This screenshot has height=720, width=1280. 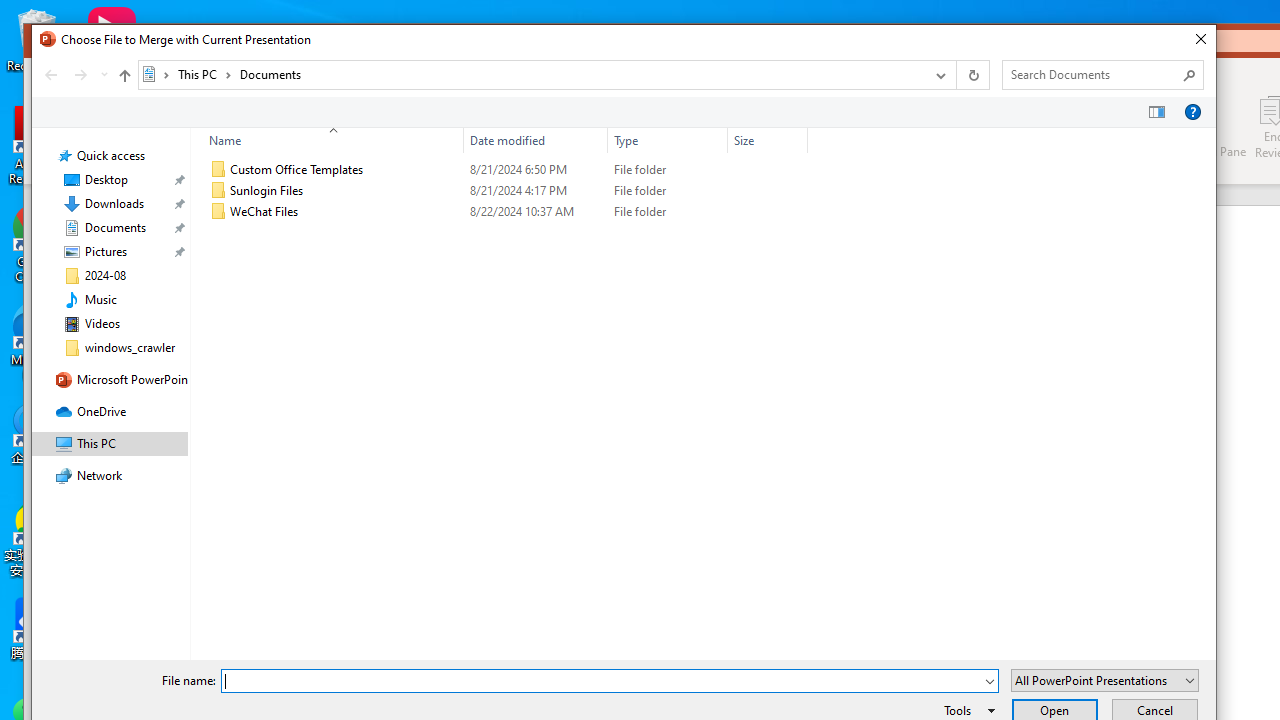 I want to click on 'Refresh "Documents" (F5)', so click(x=972, y=73).